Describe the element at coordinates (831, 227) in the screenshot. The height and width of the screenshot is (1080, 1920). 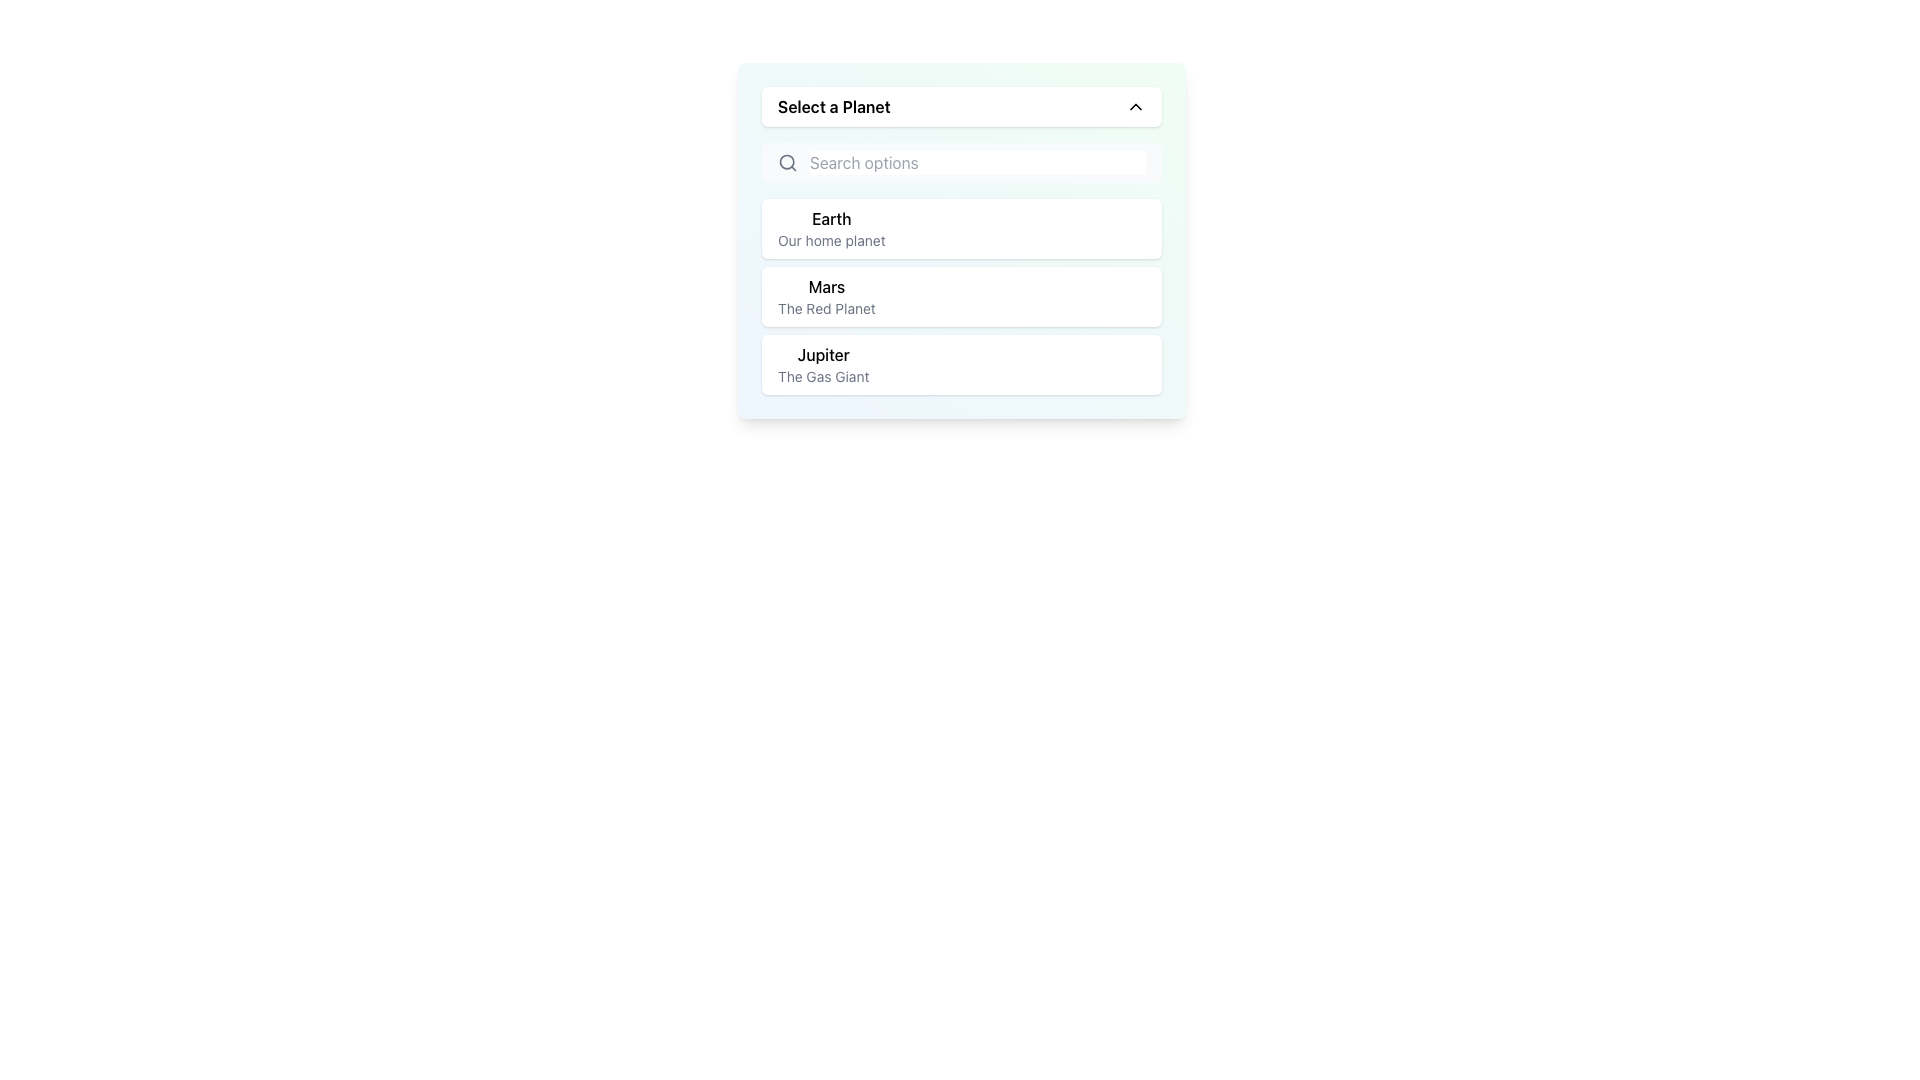
I see `the first entry in the dropdown list under 'Select a Planet', which is the Text label containing the title 'Earth' and subtitle 'Our home planet'` at that location.